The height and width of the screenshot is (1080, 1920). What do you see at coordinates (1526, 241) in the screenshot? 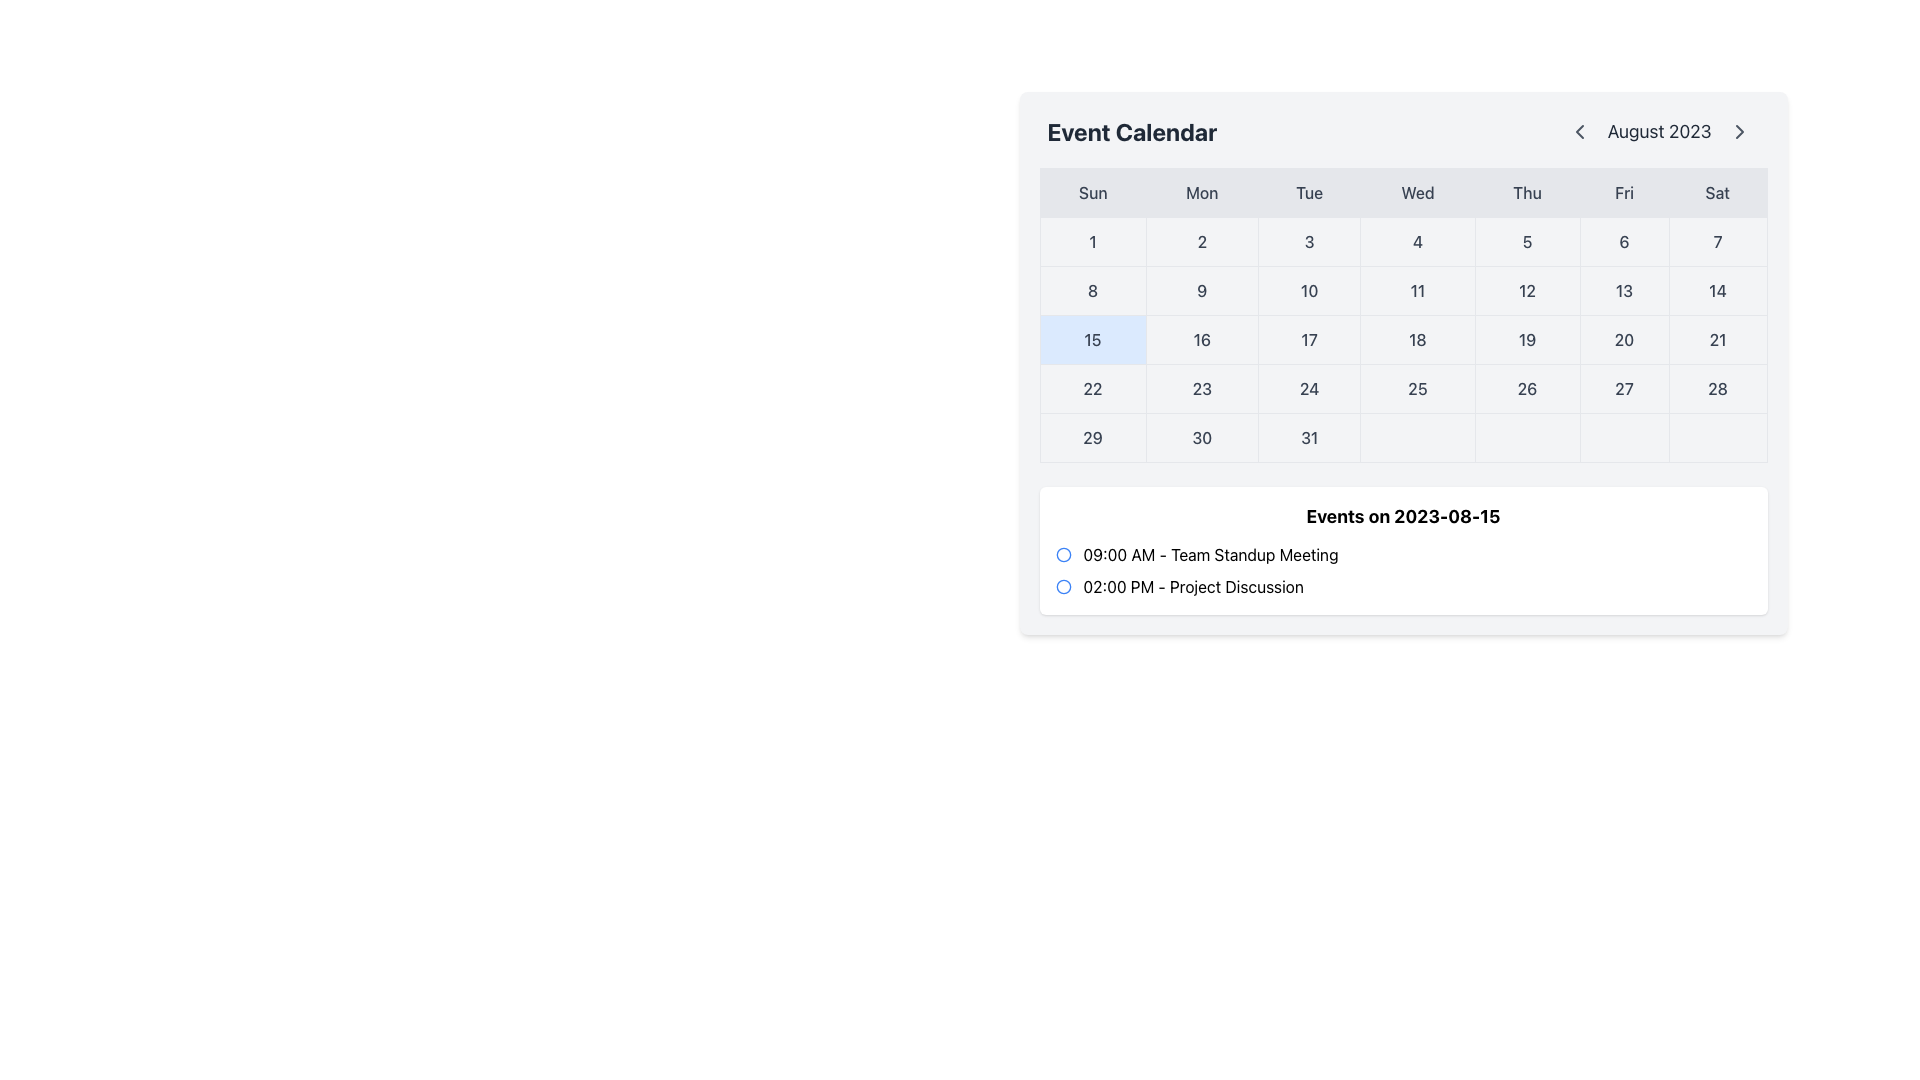
I see `the clickable day cell representing the date '5' in the calendar grid` at bounding box center [1526, 241].